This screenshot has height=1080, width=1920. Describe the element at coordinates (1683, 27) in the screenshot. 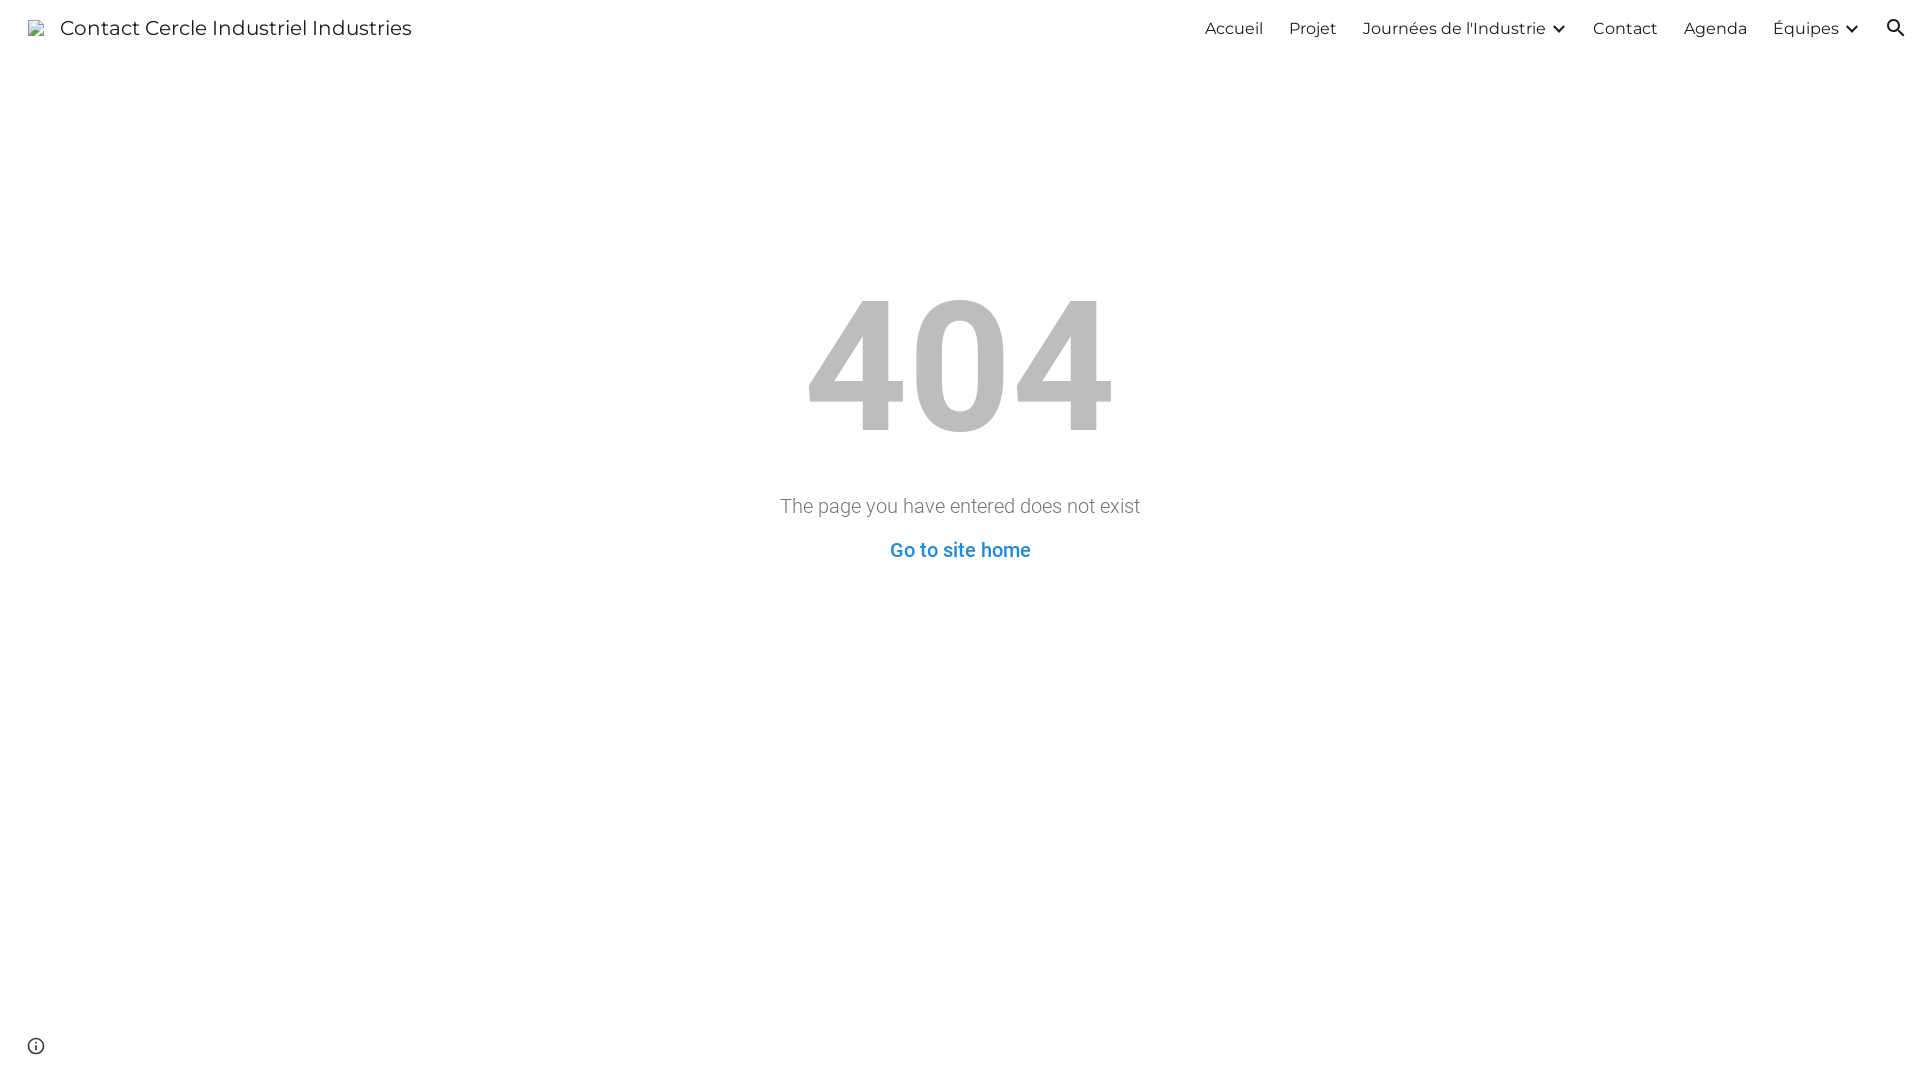

I see `'Agenda'` at that location.